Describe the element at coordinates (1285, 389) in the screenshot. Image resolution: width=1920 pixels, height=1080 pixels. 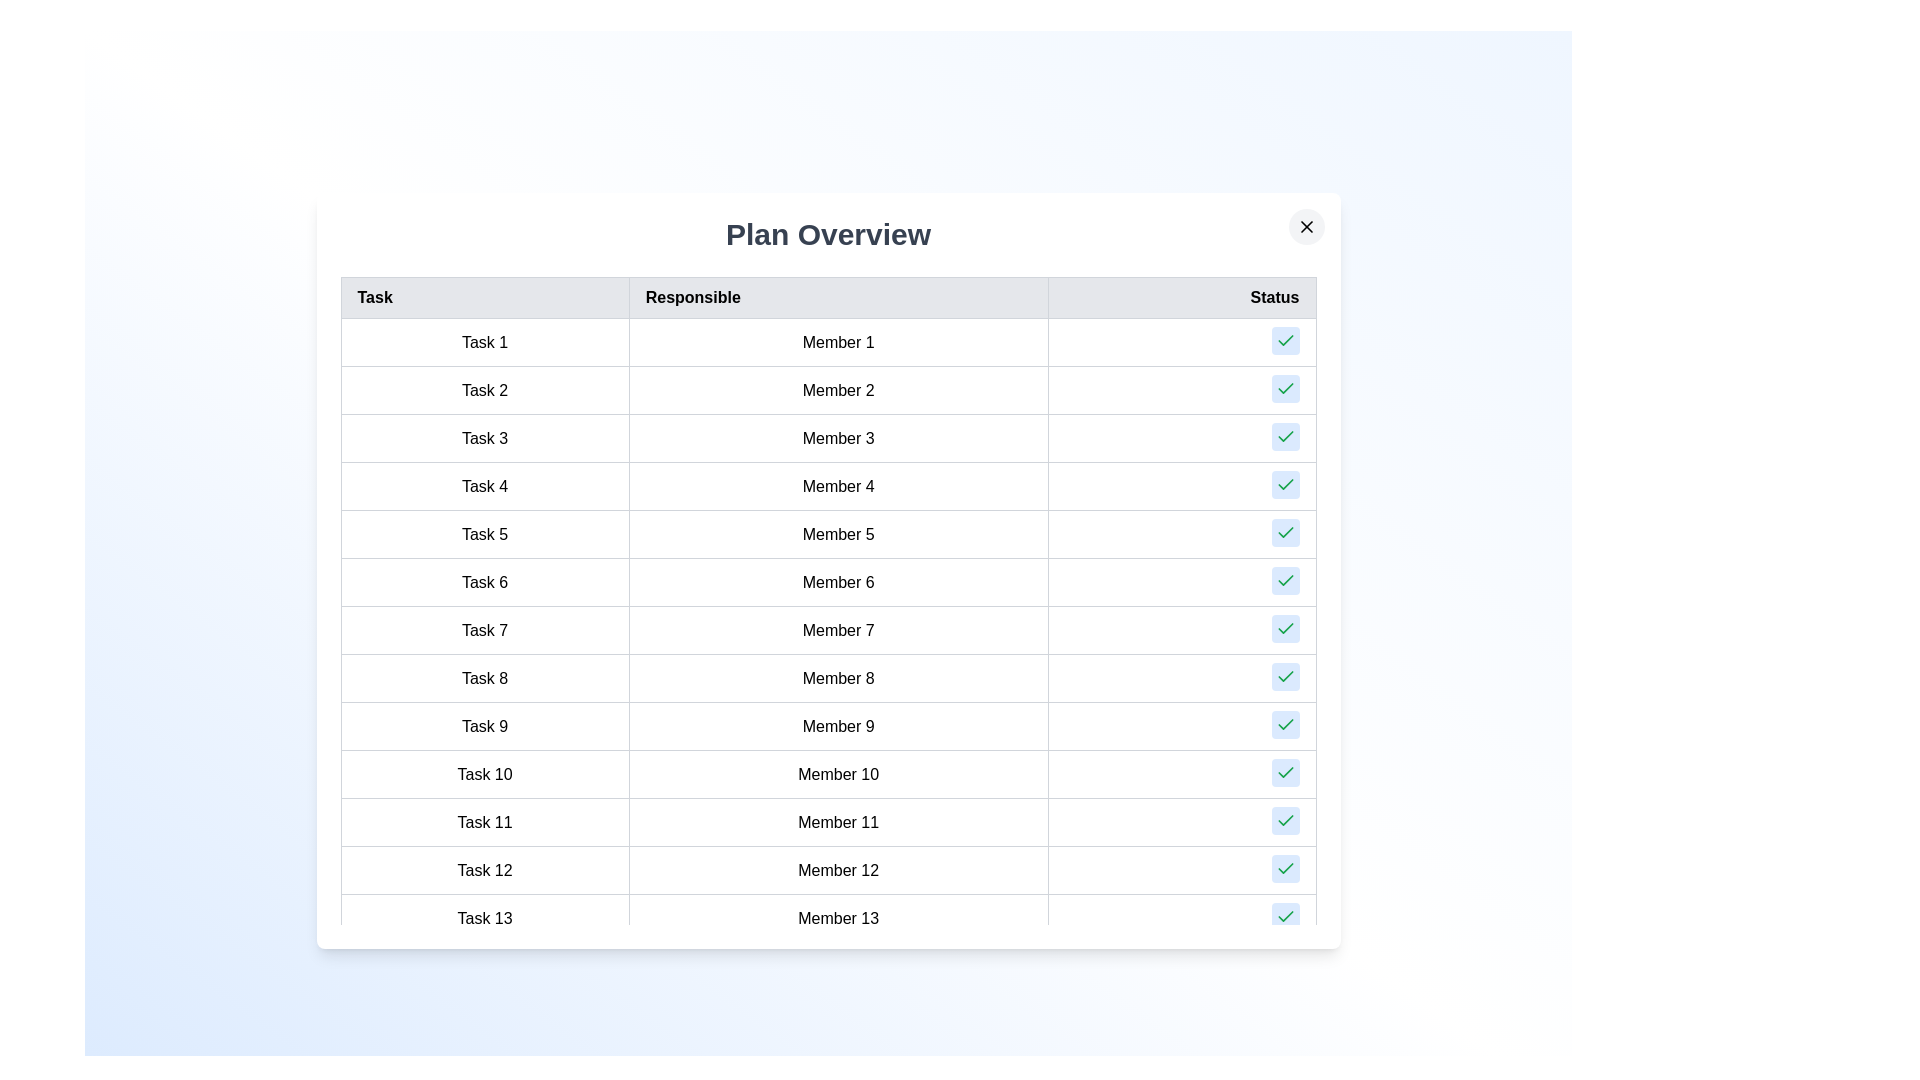
I see `the 'Check' button for task 2 to mark it as completed` at that location.